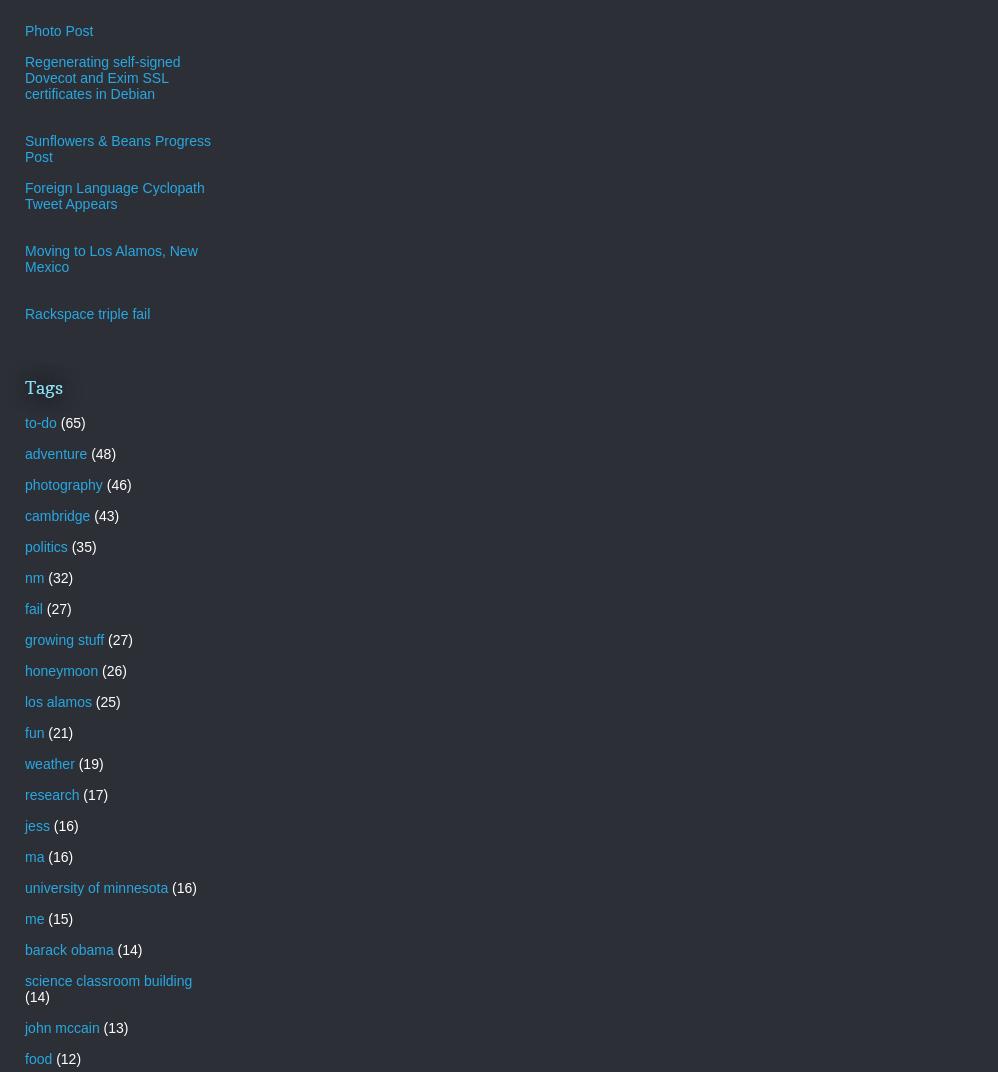  I want to click on '(32)', so click(59, 575).